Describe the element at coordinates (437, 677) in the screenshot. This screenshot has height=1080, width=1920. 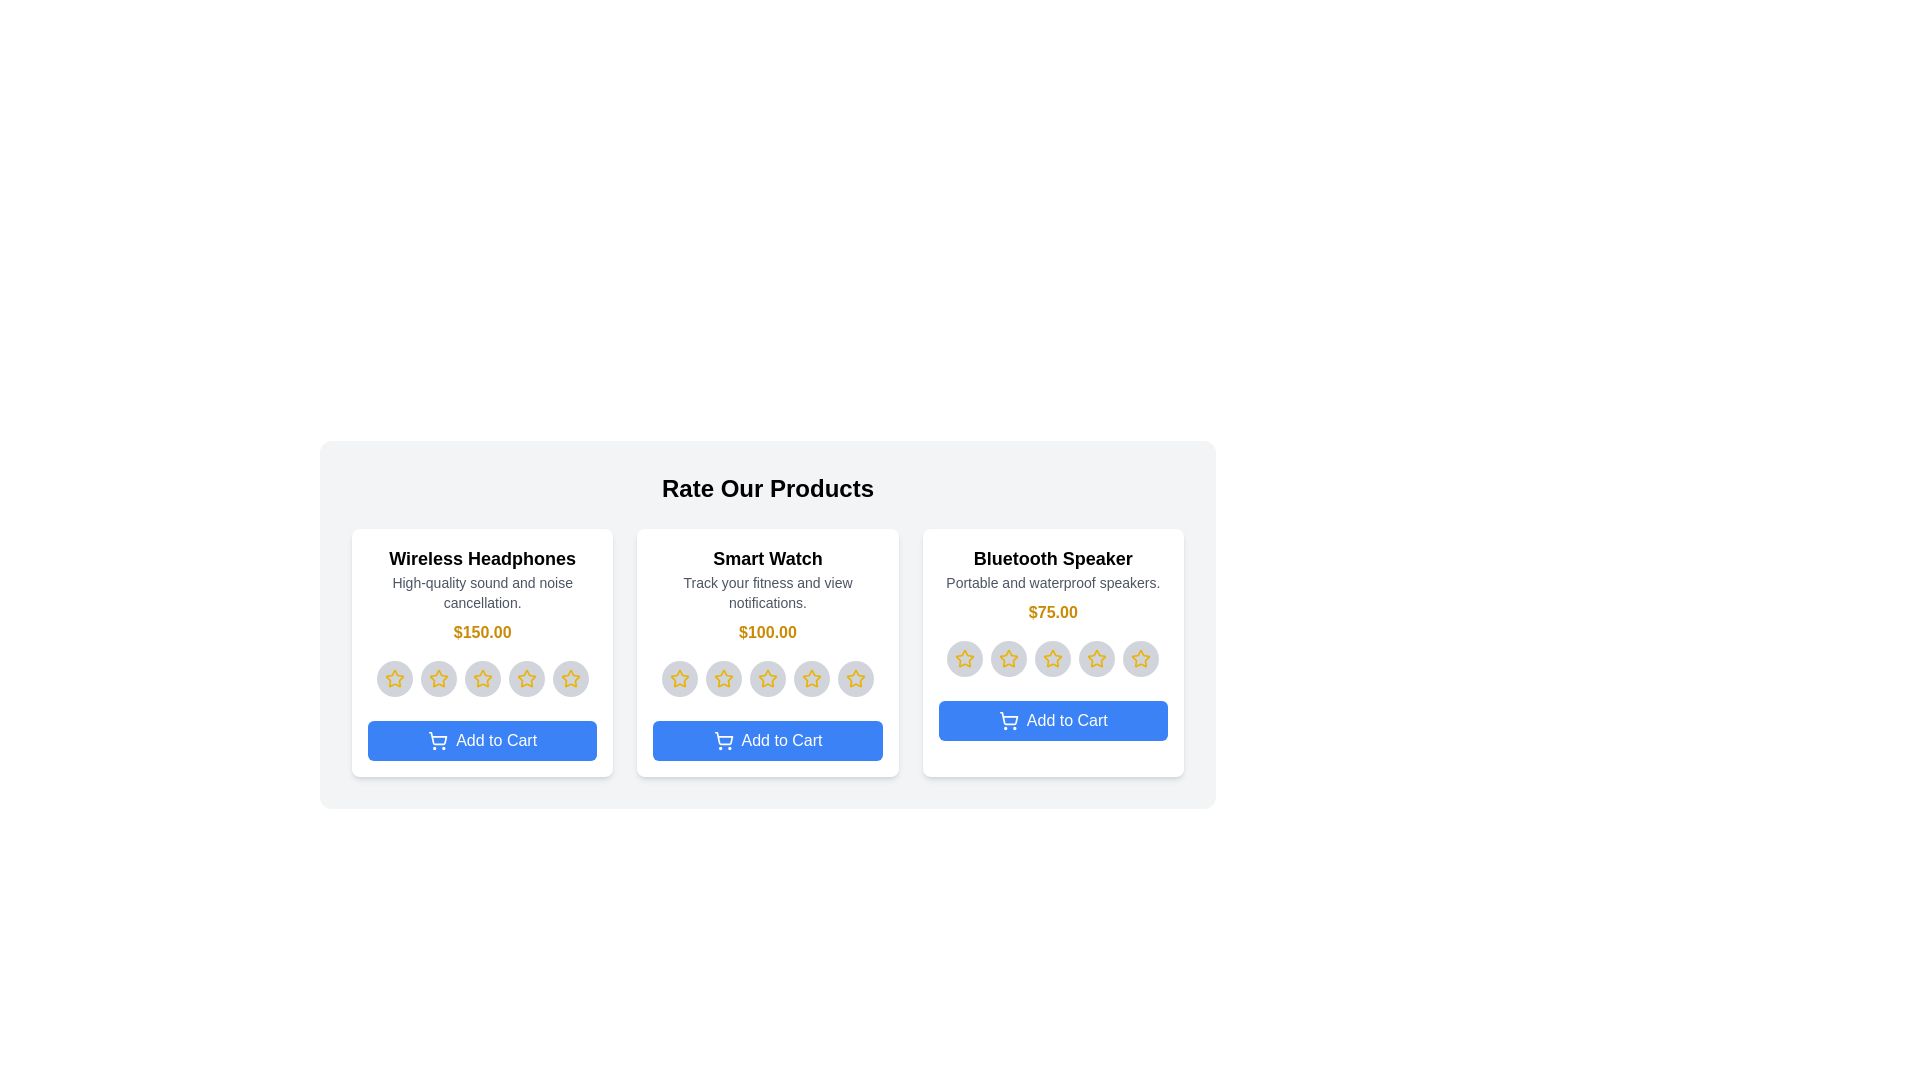
I see `the star corresponding to 2 for the product 'Wireless Headphones'` at that location.